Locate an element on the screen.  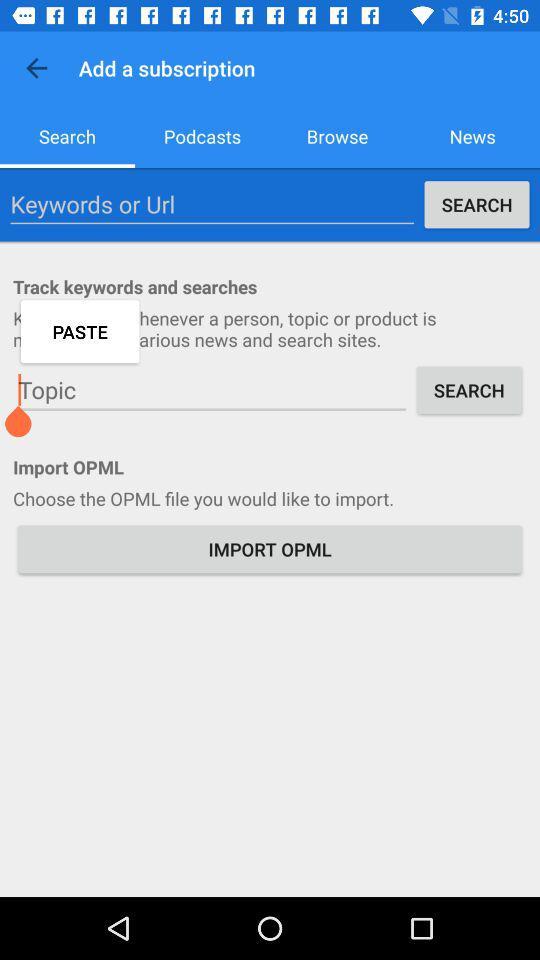
the icon next to search item is located at coordinates (202, 135).